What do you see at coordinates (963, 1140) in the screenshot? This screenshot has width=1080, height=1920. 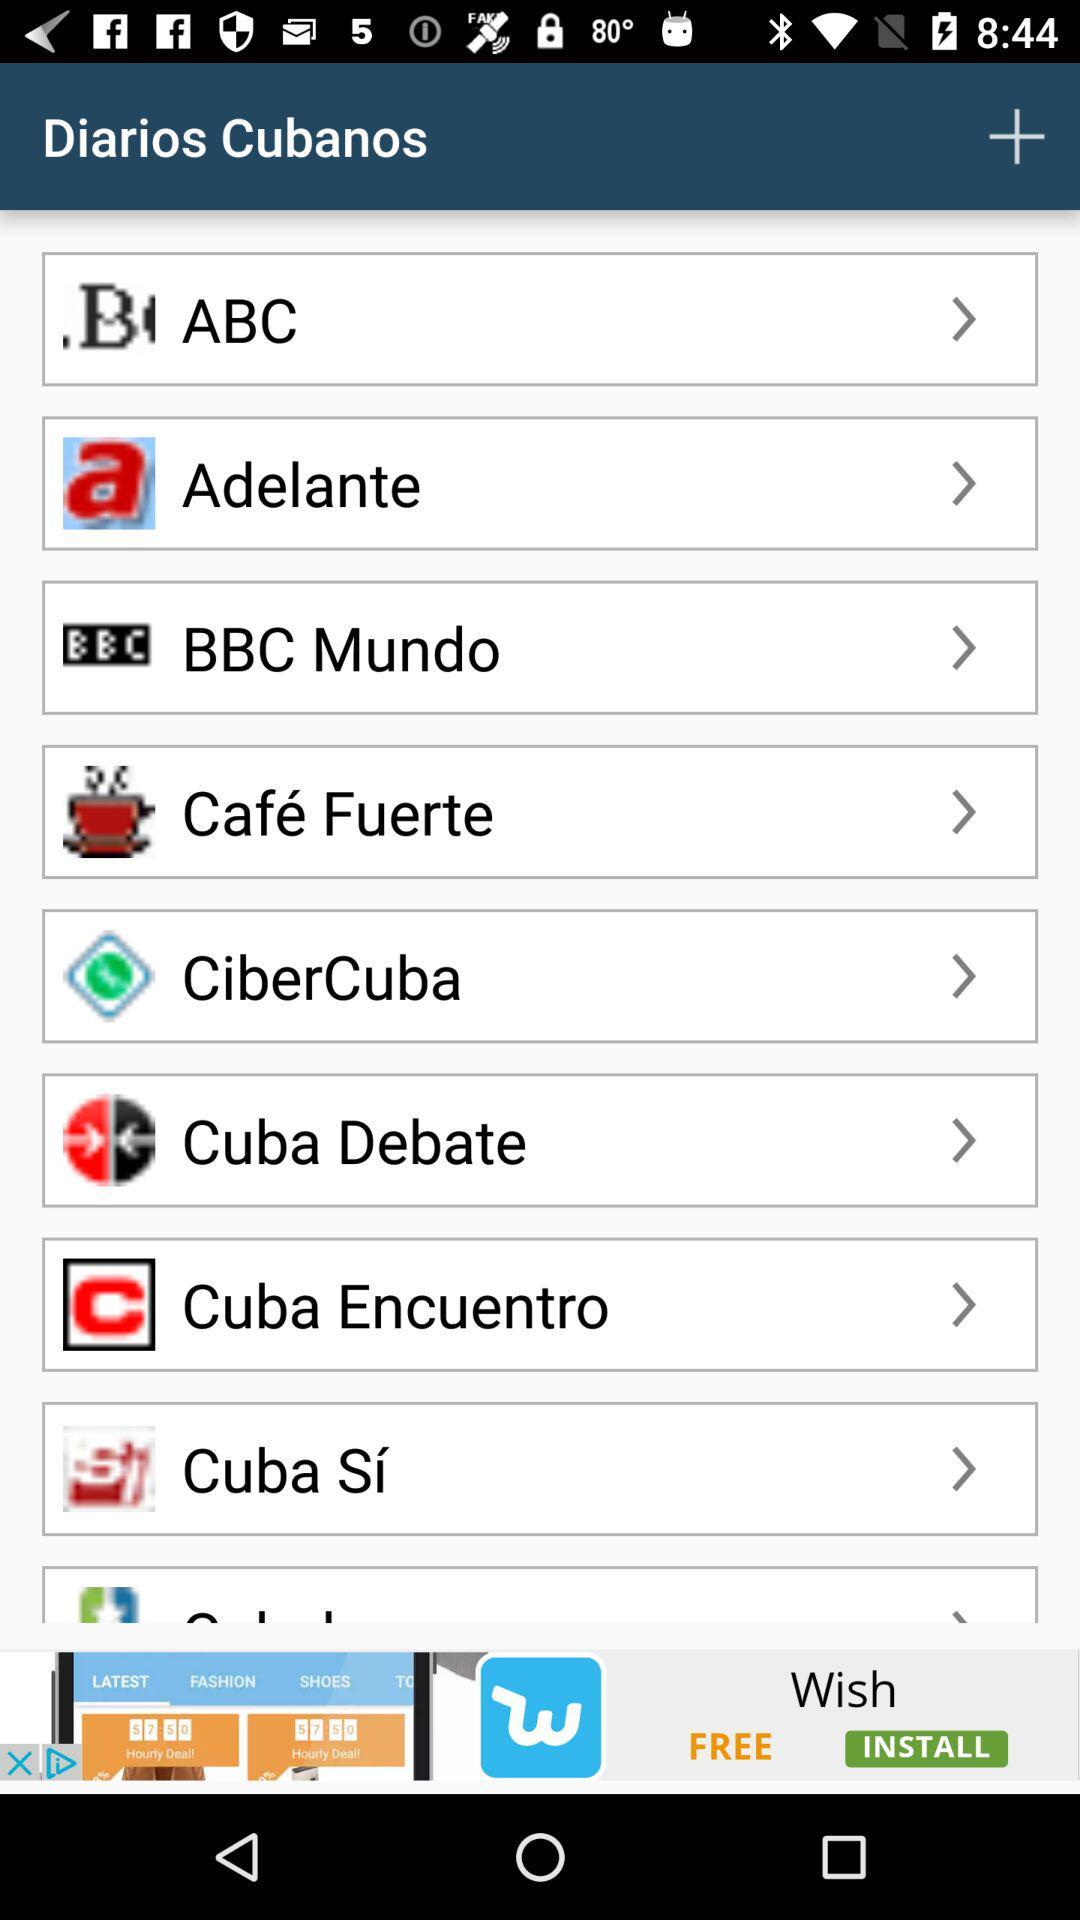 I see `sixth arrow icon` at bounding box center [963, 1140].